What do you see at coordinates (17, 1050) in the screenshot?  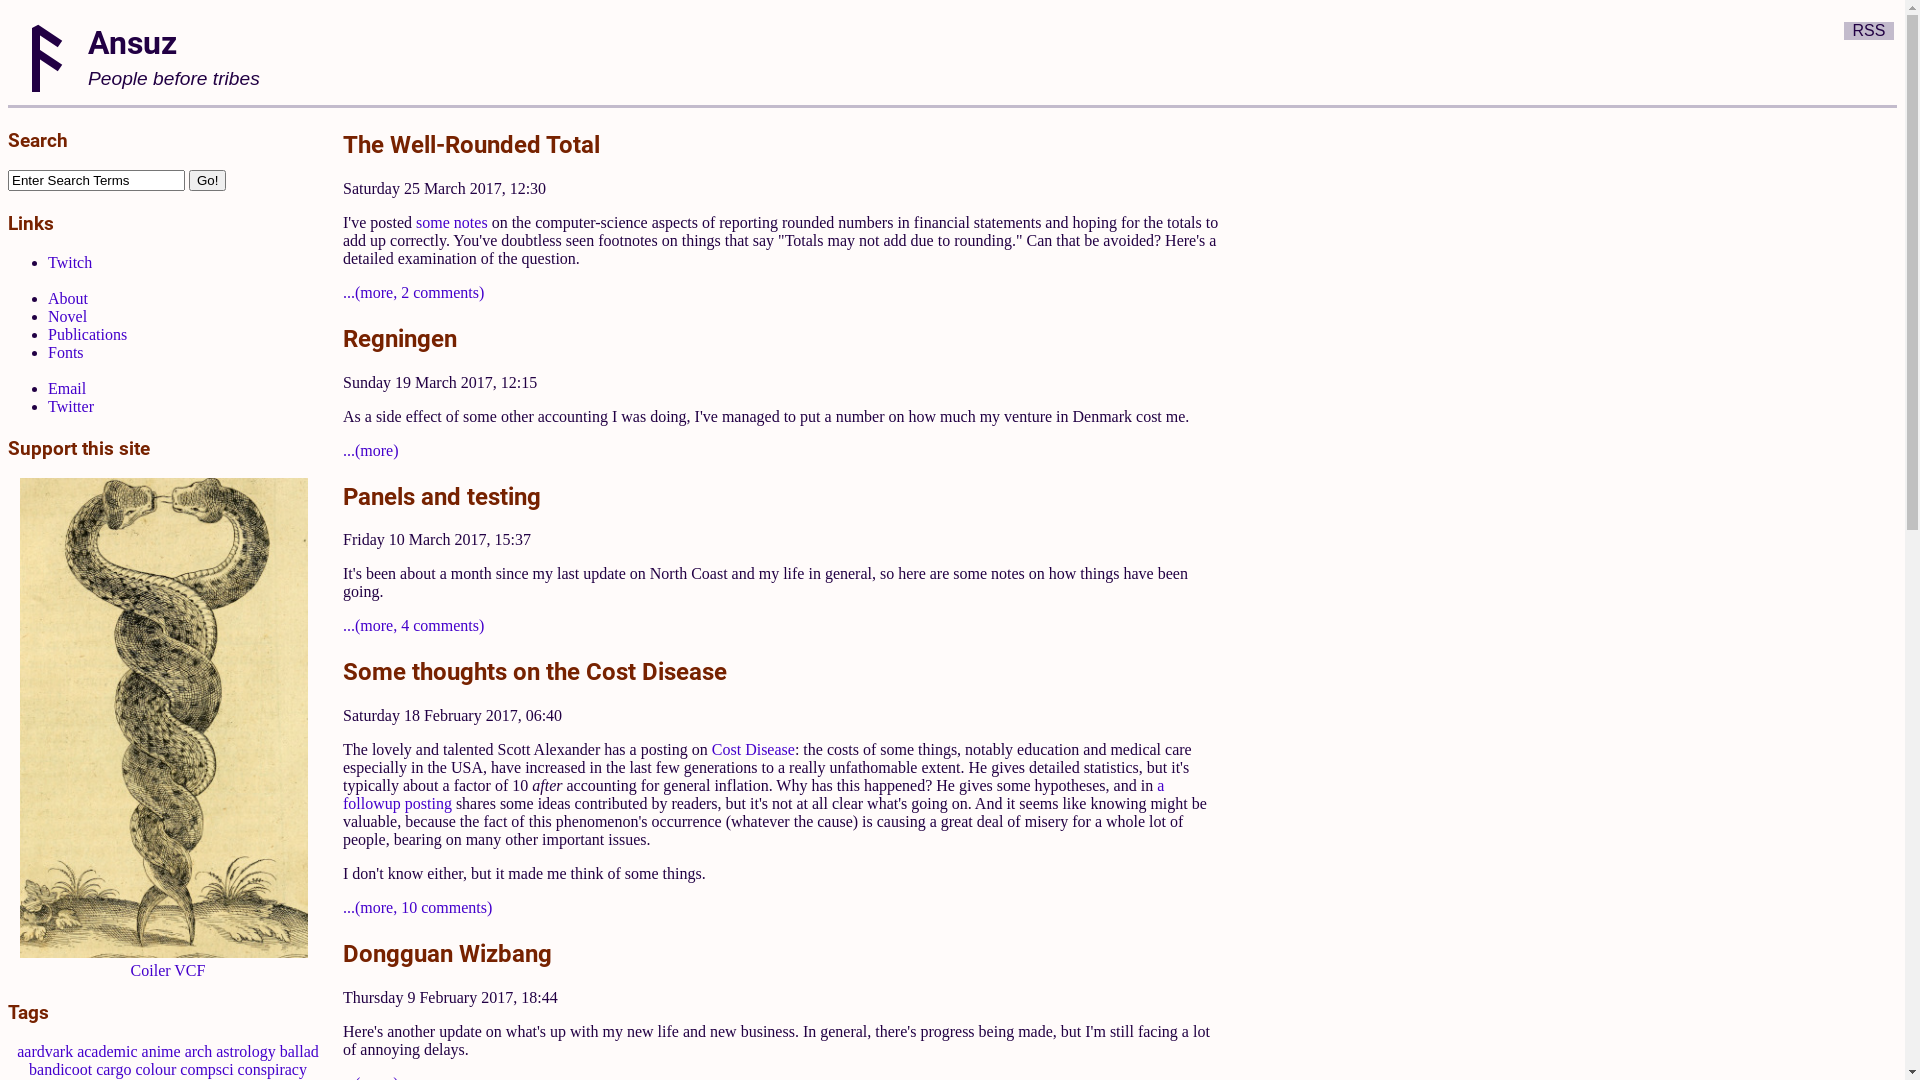 I see `'aardvark'` at bounding box center [17, 1050].